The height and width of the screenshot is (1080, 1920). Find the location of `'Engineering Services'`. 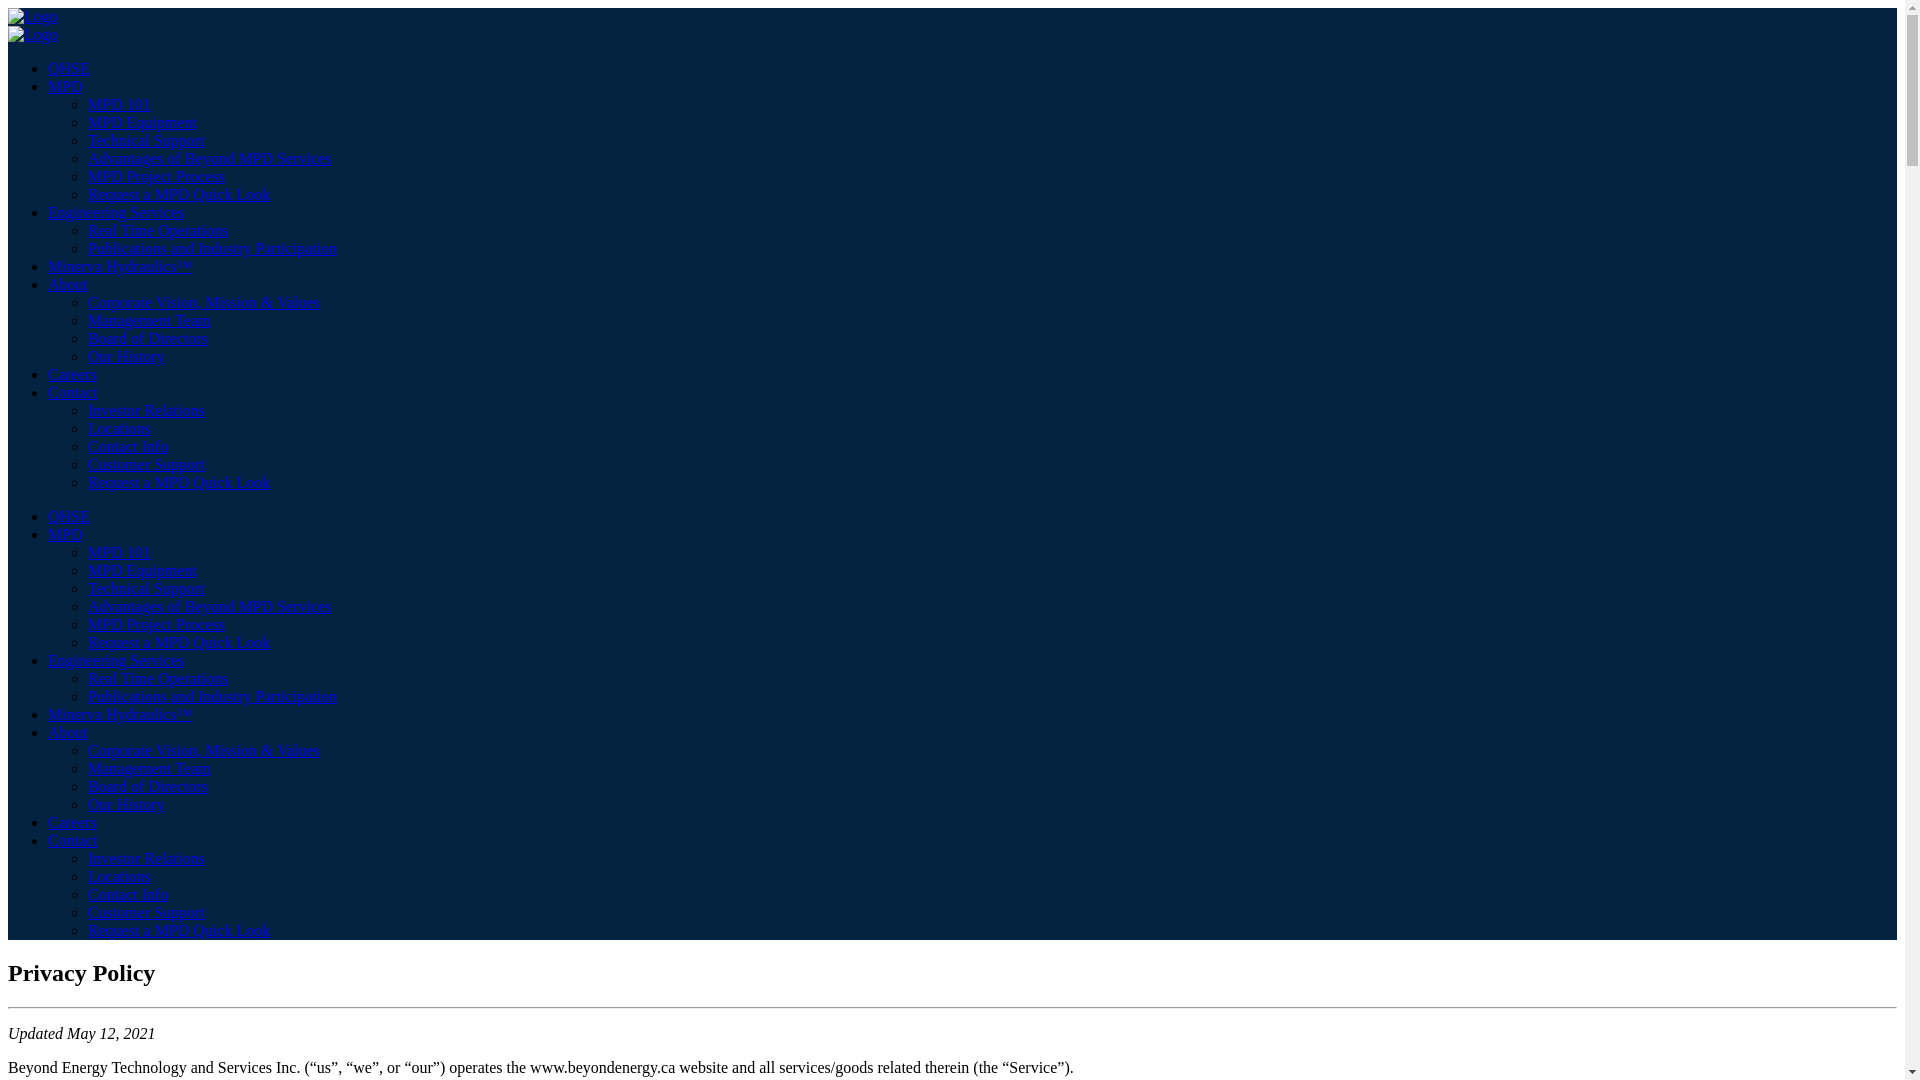

'Engineering Services' is located at coordinates (114, 212).